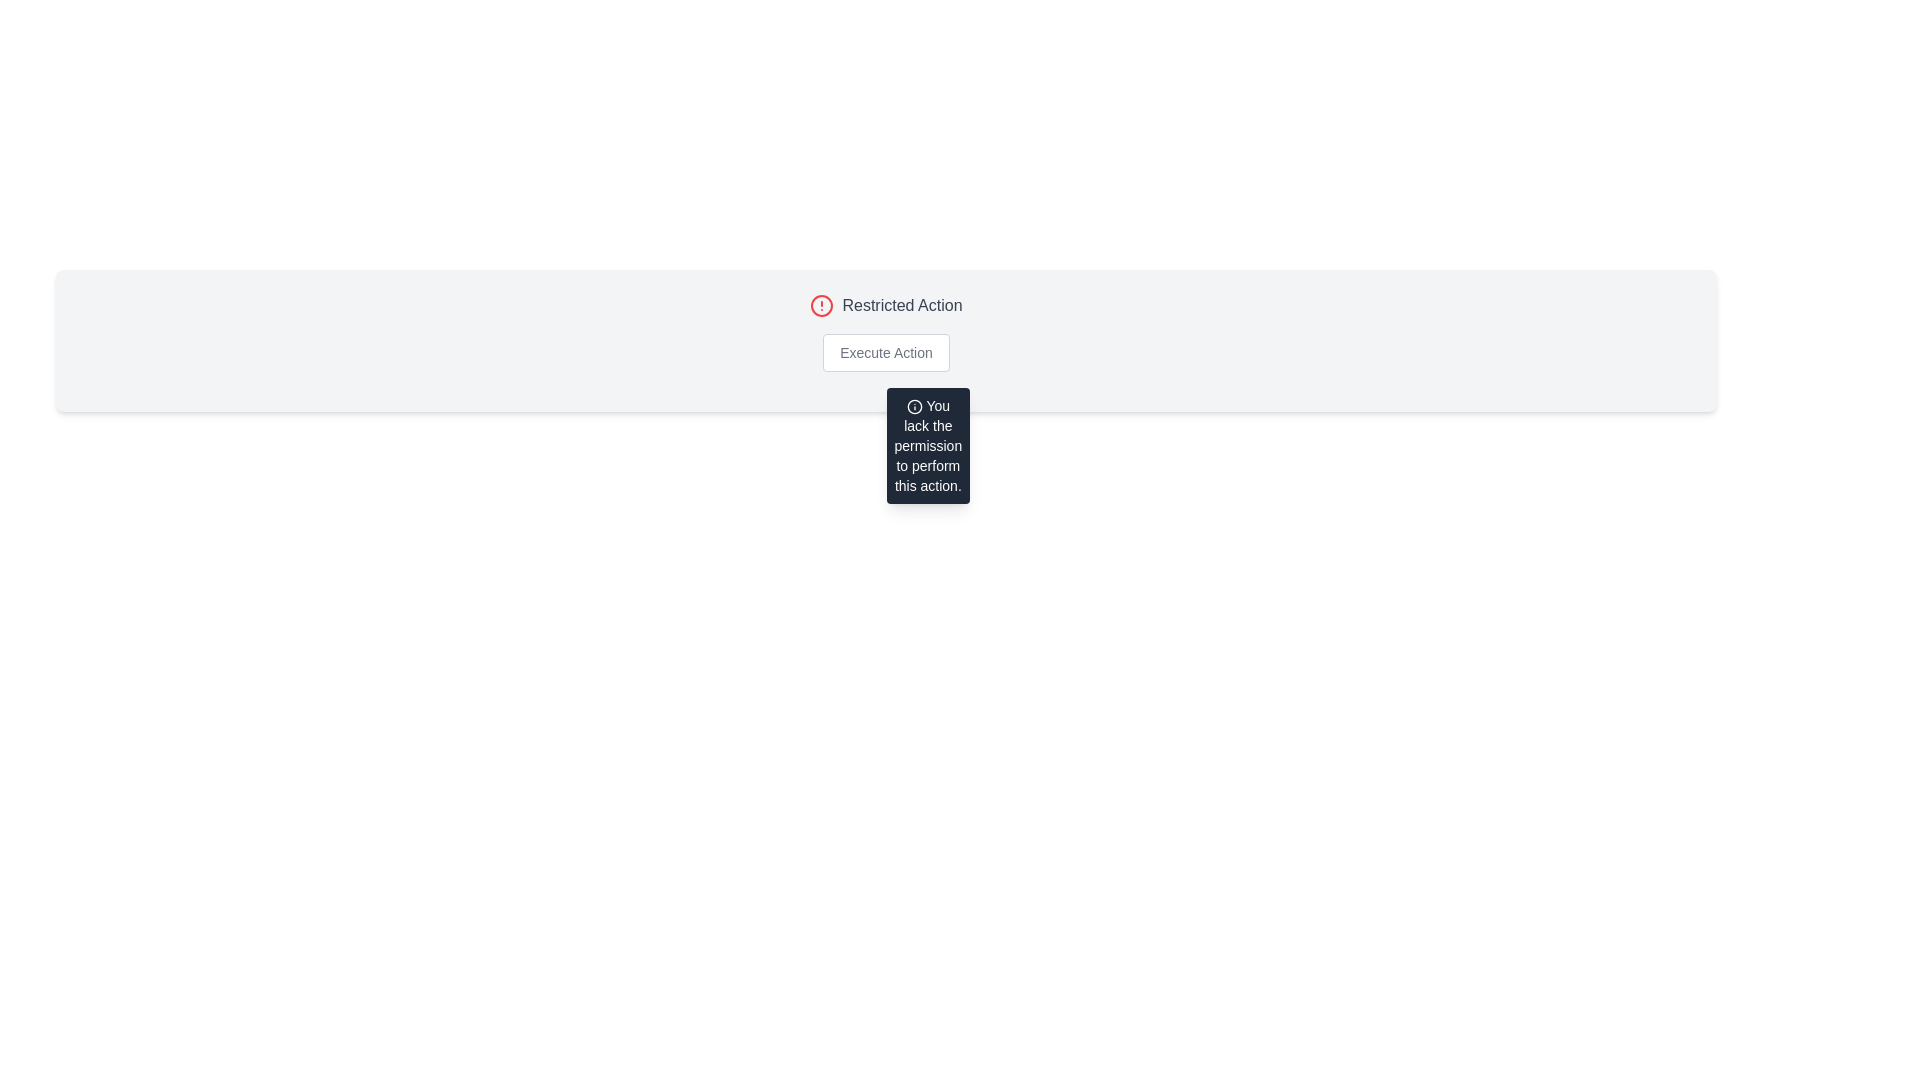 Image resolution: width=1920 pixels, height=1080 pixels. What do you see at coordinates (885, 305) in the screenshot?
I see `the 'Restricted Action' text with a red alert icon, which is centrally positioned above the 'Execute Action' button` at bounding box center [885, 305].